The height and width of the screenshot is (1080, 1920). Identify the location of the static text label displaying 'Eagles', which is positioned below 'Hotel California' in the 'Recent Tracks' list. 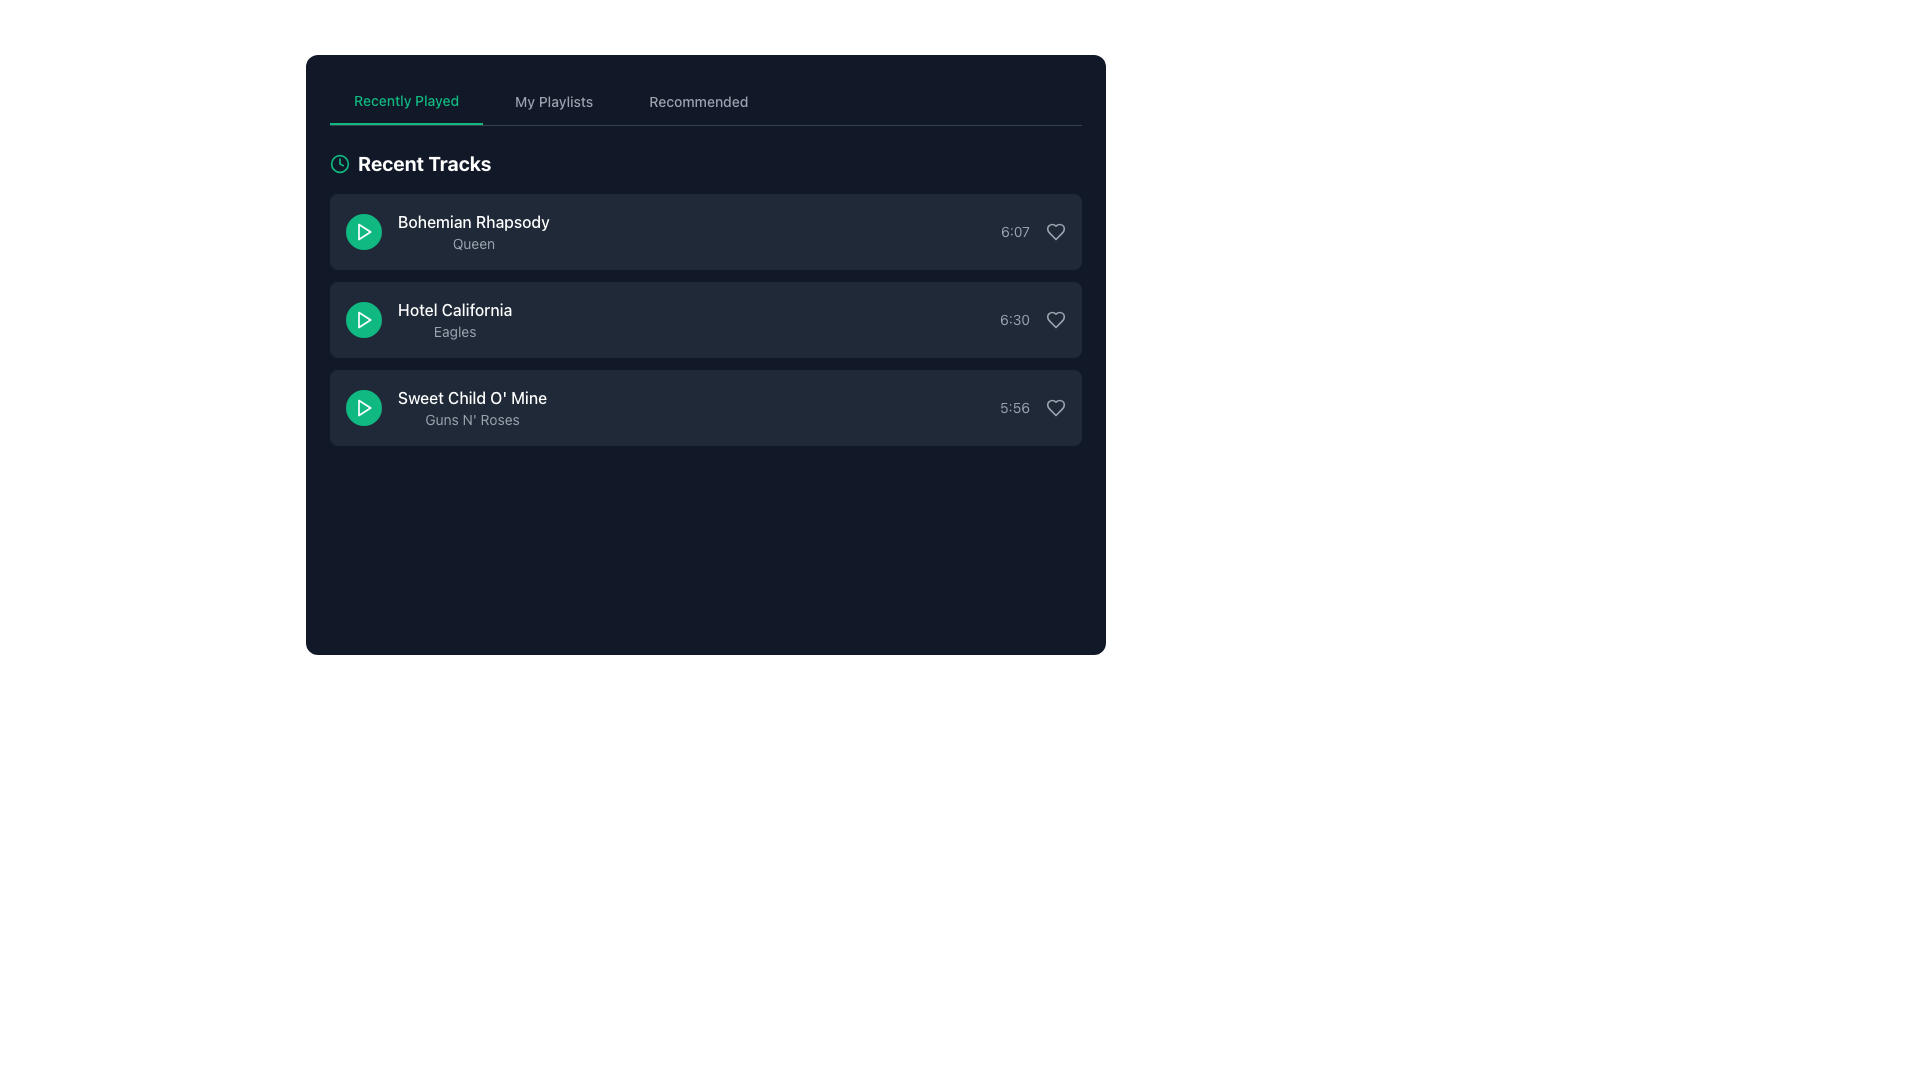
(454, 330).